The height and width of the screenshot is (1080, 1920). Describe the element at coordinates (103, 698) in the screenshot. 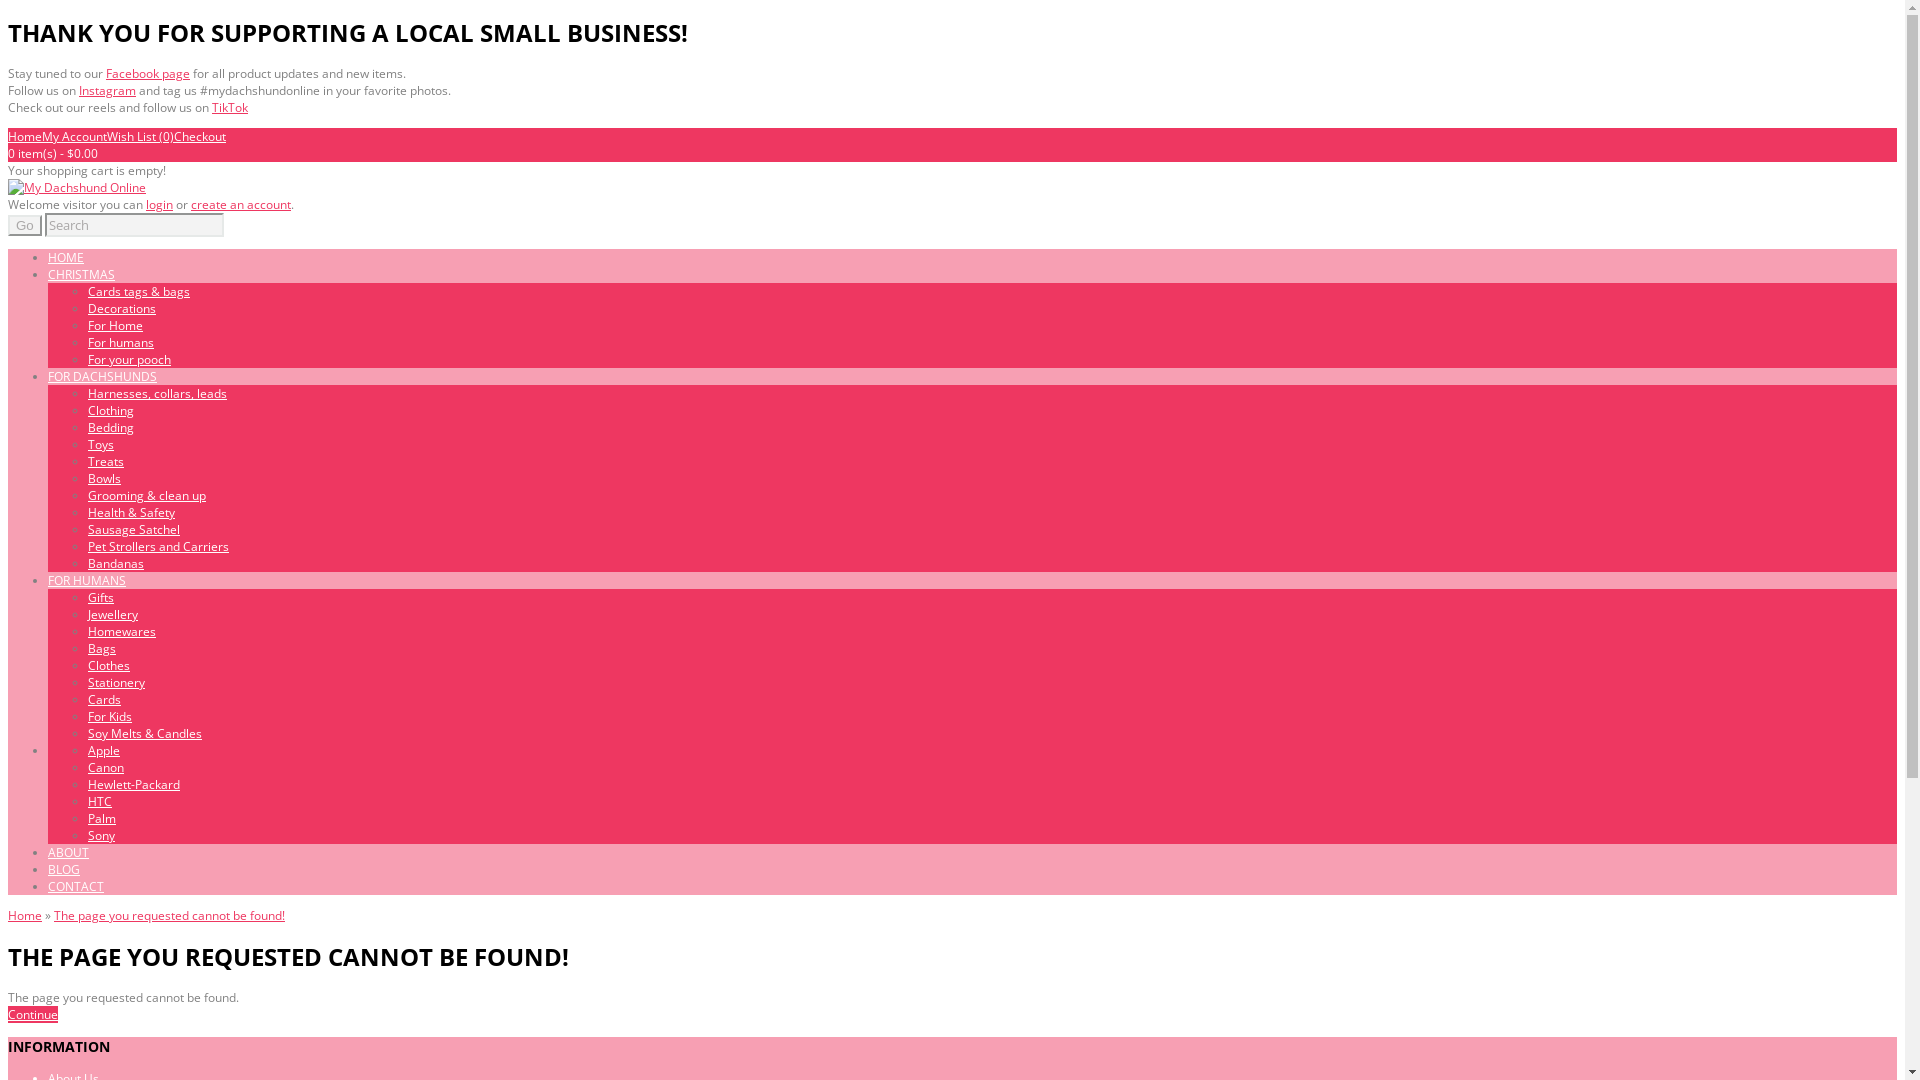

I see `'Cards'` at that location.